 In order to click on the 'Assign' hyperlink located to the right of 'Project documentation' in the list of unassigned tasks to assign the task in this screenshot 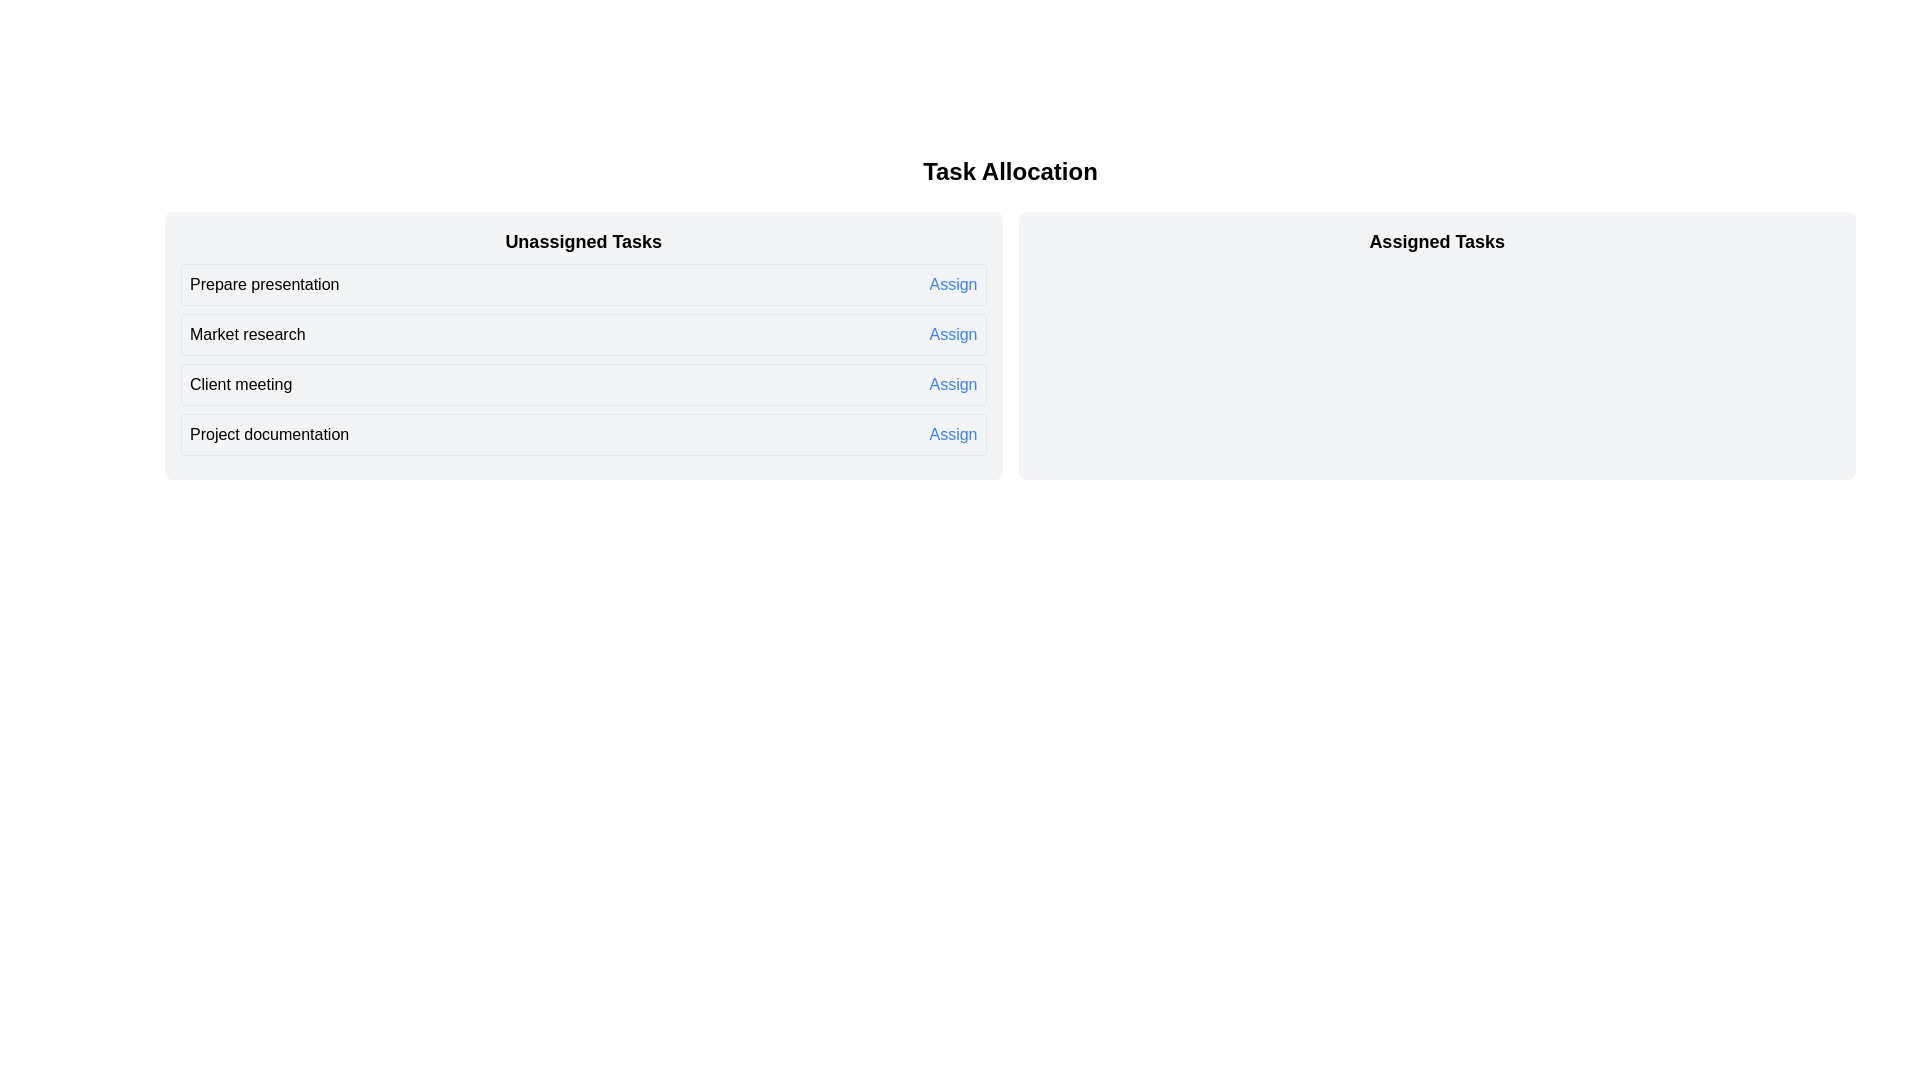, I will do `click(952, 434)`.